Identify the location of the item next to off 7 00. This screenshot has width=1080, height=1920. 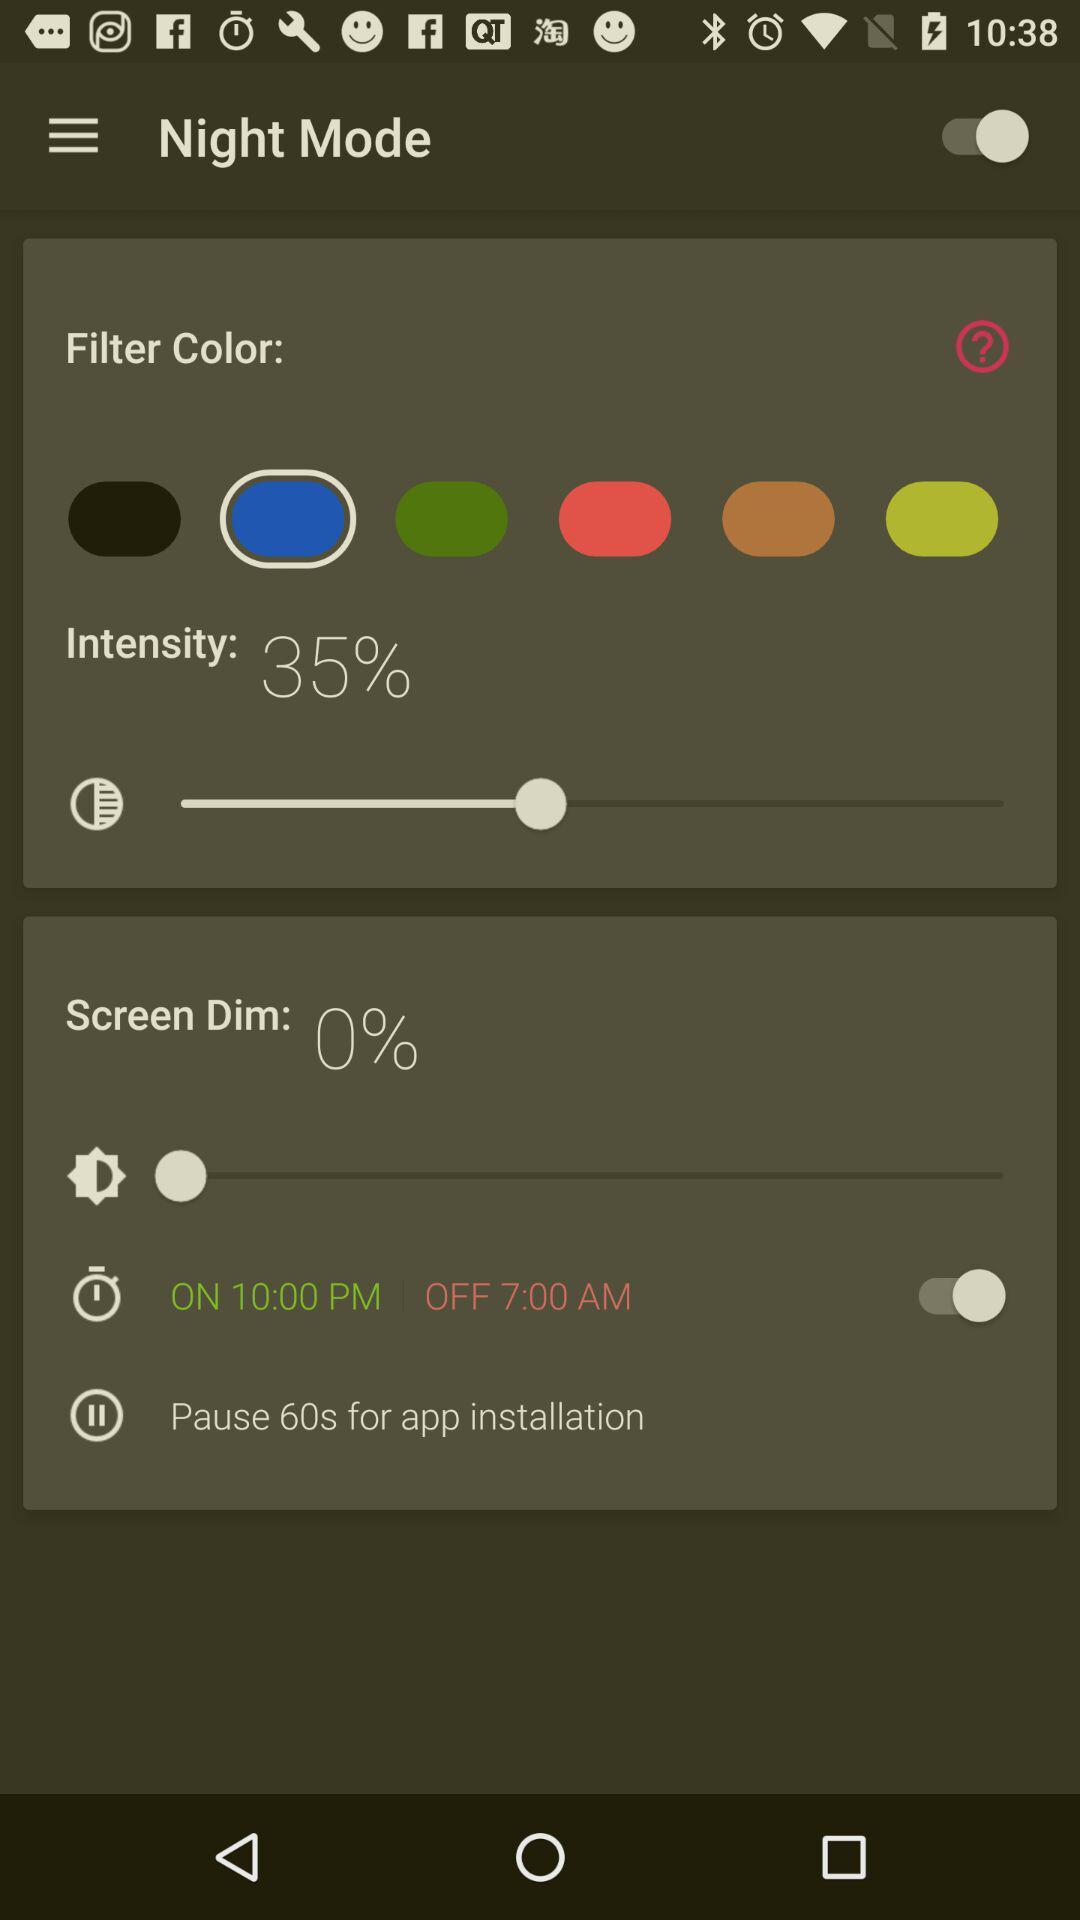
(951, 1295).